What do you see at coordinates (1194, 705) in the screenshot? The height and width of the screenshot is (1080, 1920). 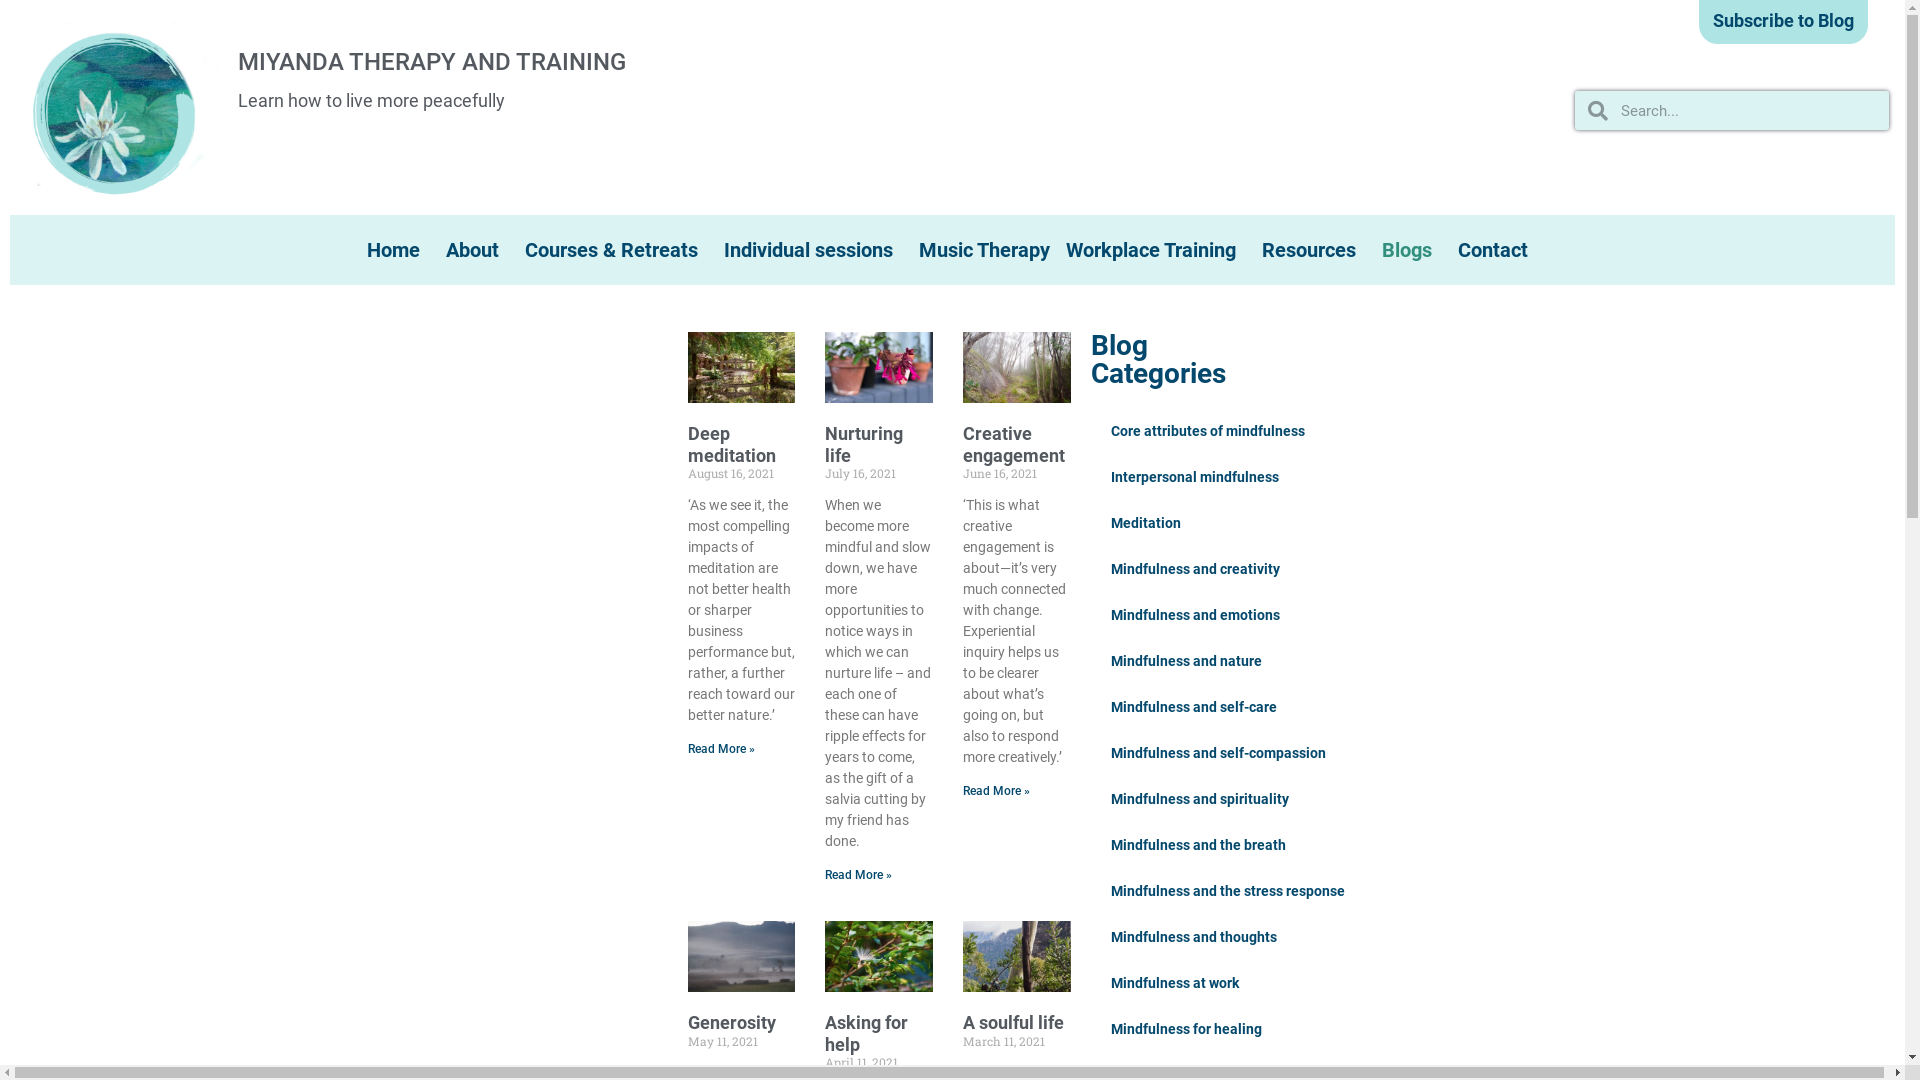 I see `'Mindfulness and self-care'` at bounding box center [1194, 705].